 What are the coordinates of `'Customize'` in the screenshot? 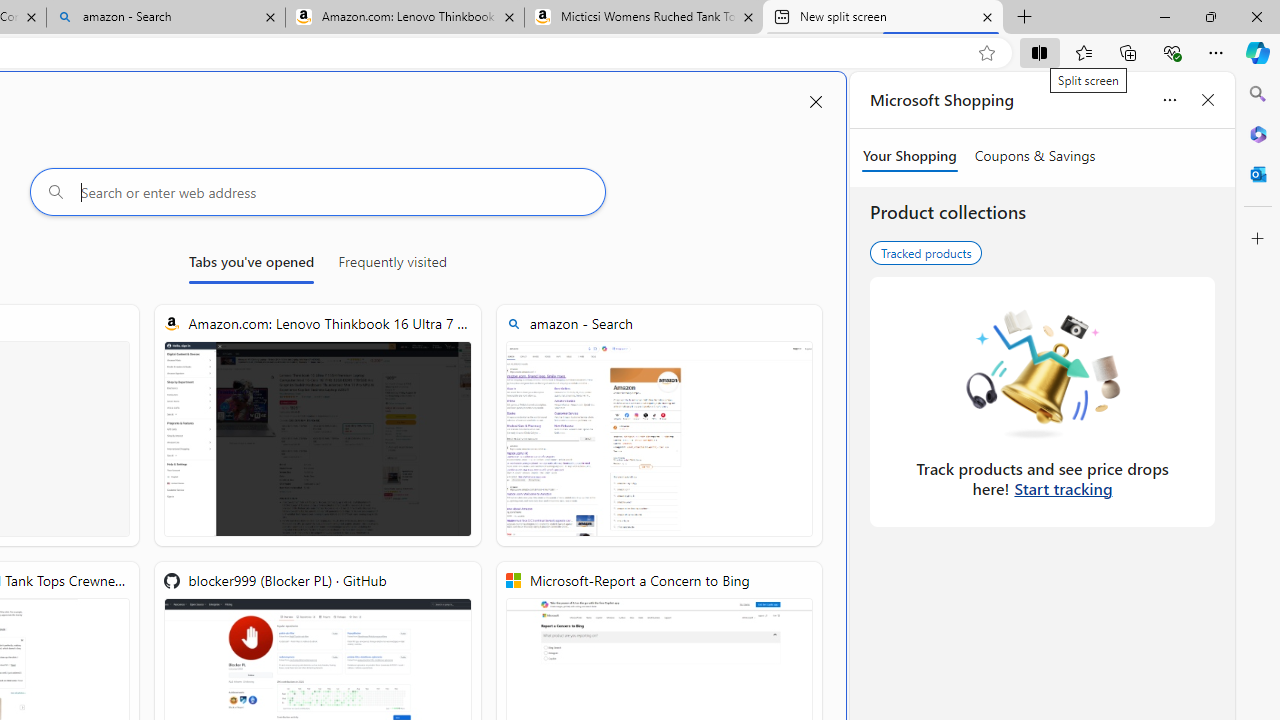 It's located at (1257, 238).